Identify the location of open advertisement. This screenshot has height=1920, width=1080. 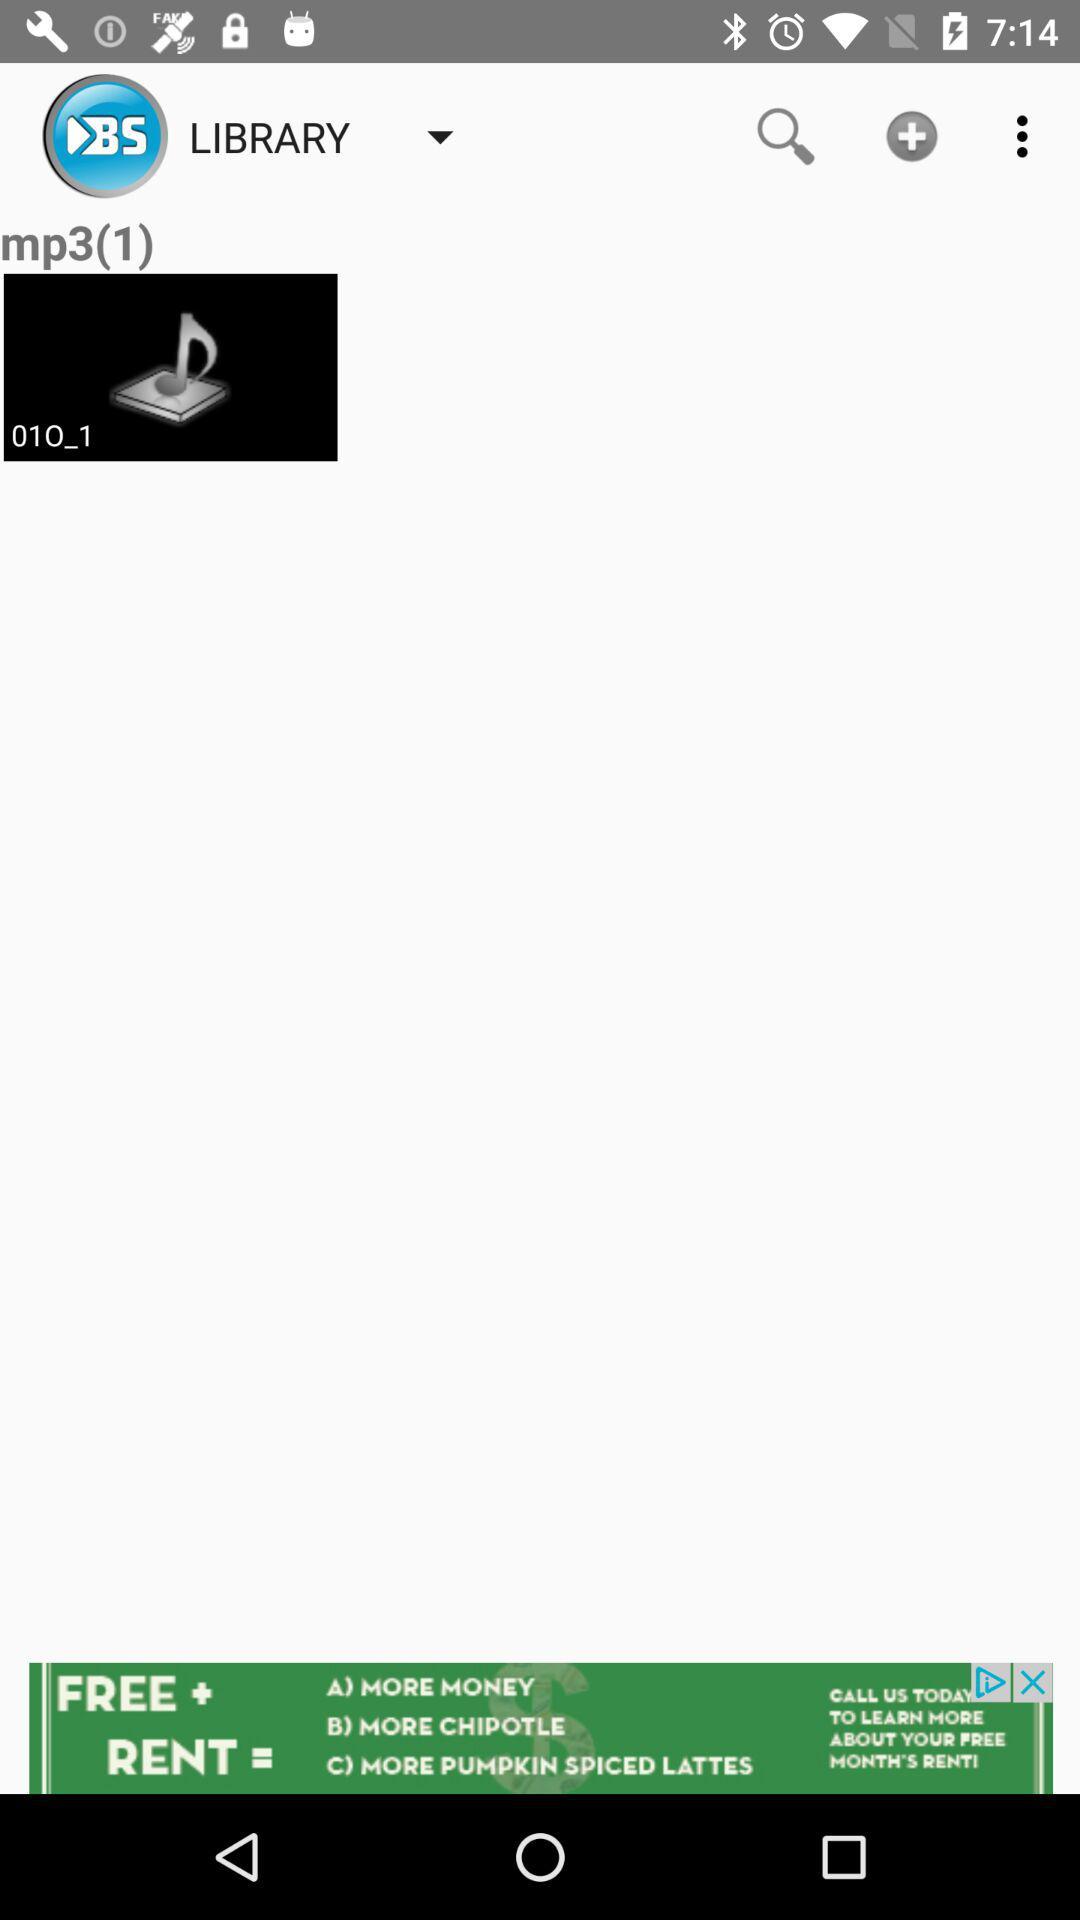
(540, 1727).